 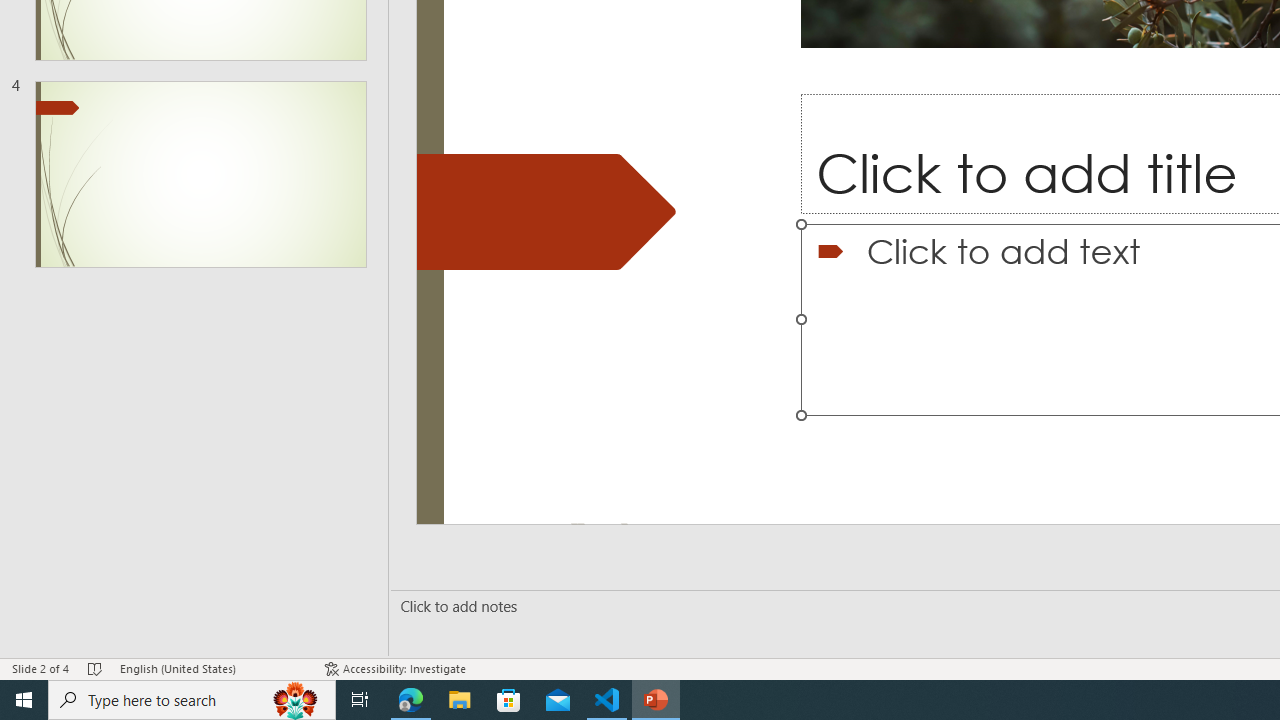 What do you see at coordinates (395, 669) in the screenshot?
I see `'Accessibility Checker Accessibility: Investigate'` at bounding box center [395, 669].